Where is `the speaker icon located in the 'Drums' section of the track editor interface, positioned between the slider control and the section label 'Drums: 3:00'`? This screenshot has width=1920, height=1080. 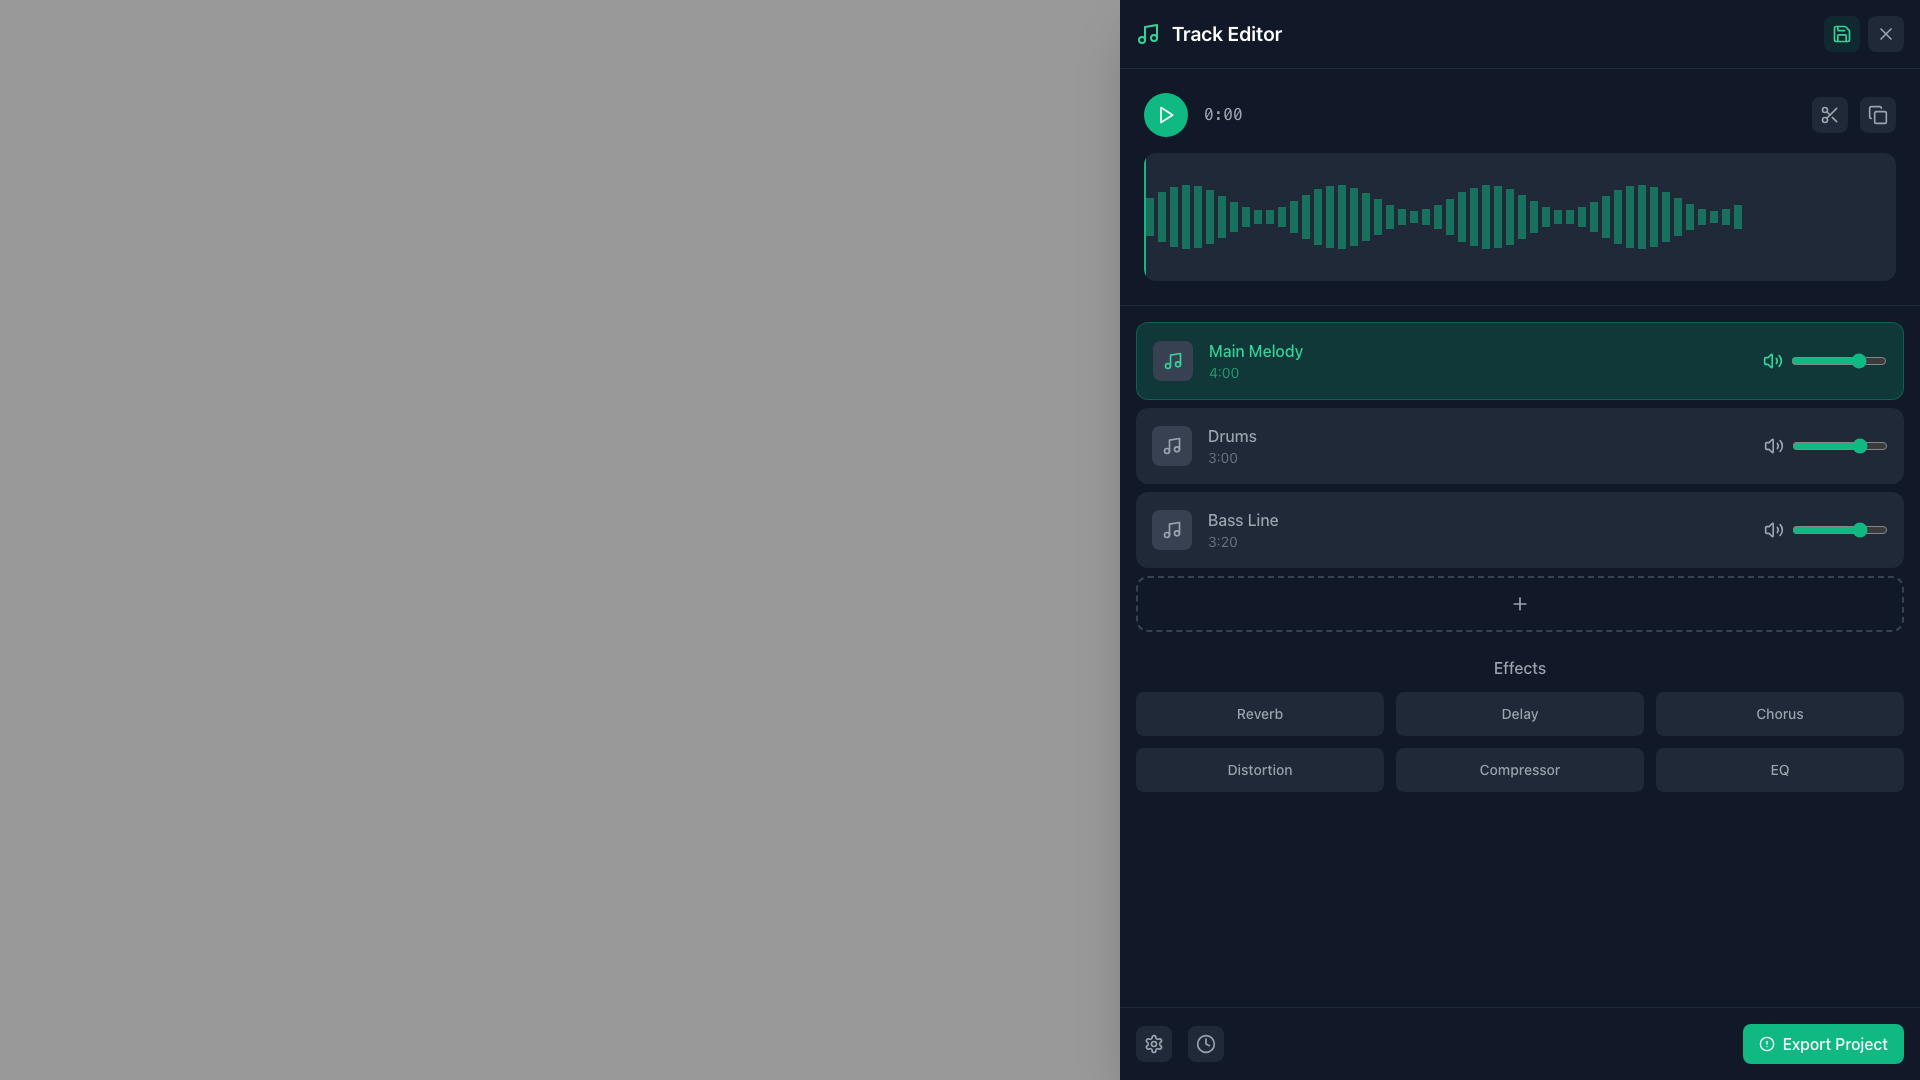
the speaker icon located in the 'Drums' section of the track editor interface, positioned between the slider control and the section label 'Drums: 3:00' is located at coordinates (1774, 445).